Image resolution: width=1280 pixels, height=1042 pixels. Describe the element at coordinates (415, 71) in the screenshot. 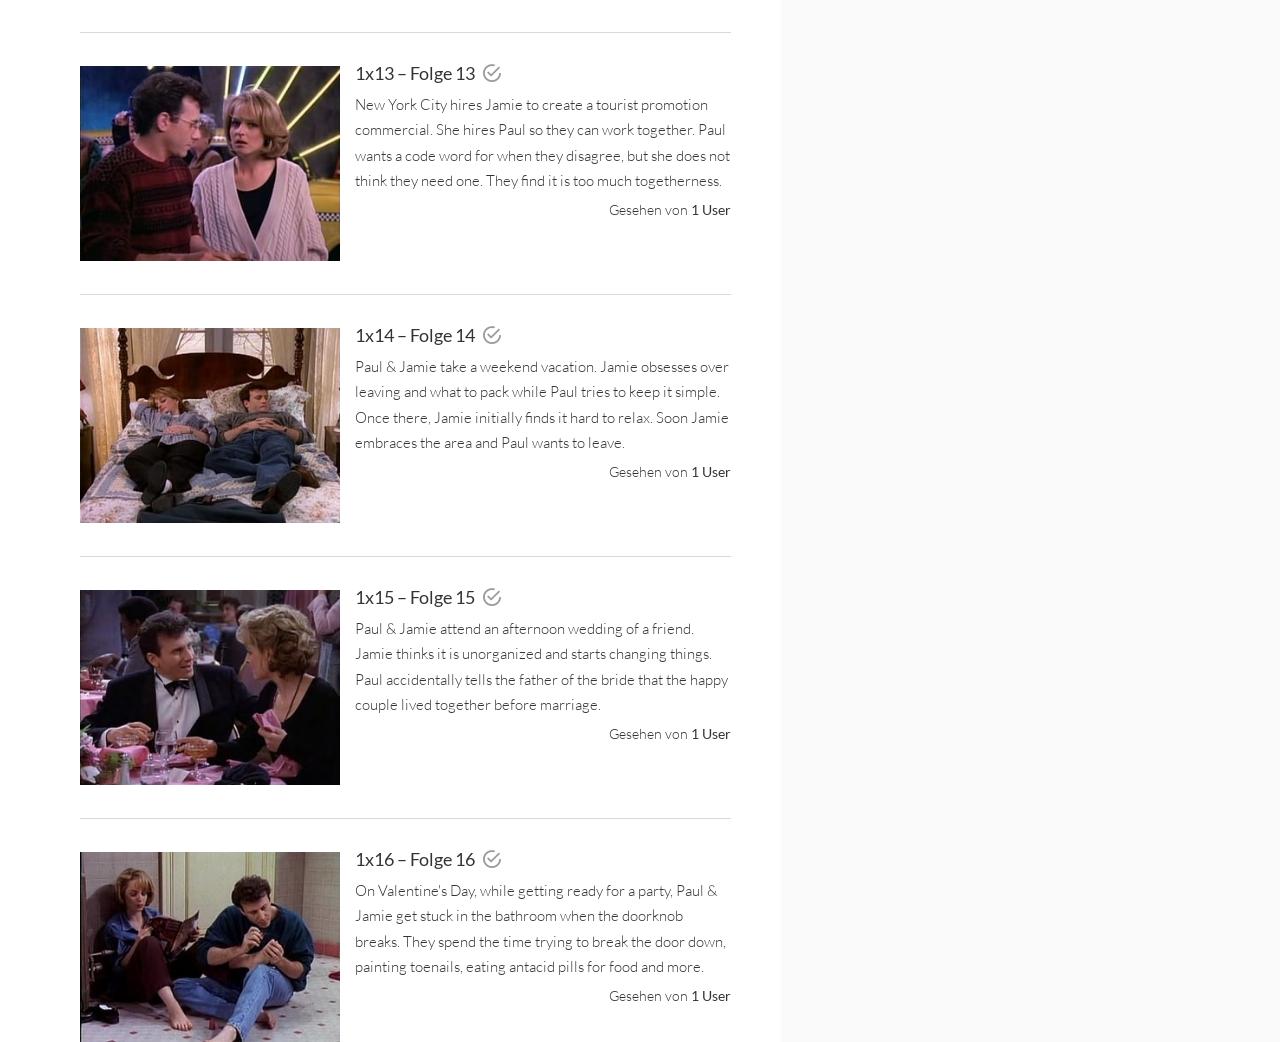

I see `'1x13 – Folge 13'` at that location.